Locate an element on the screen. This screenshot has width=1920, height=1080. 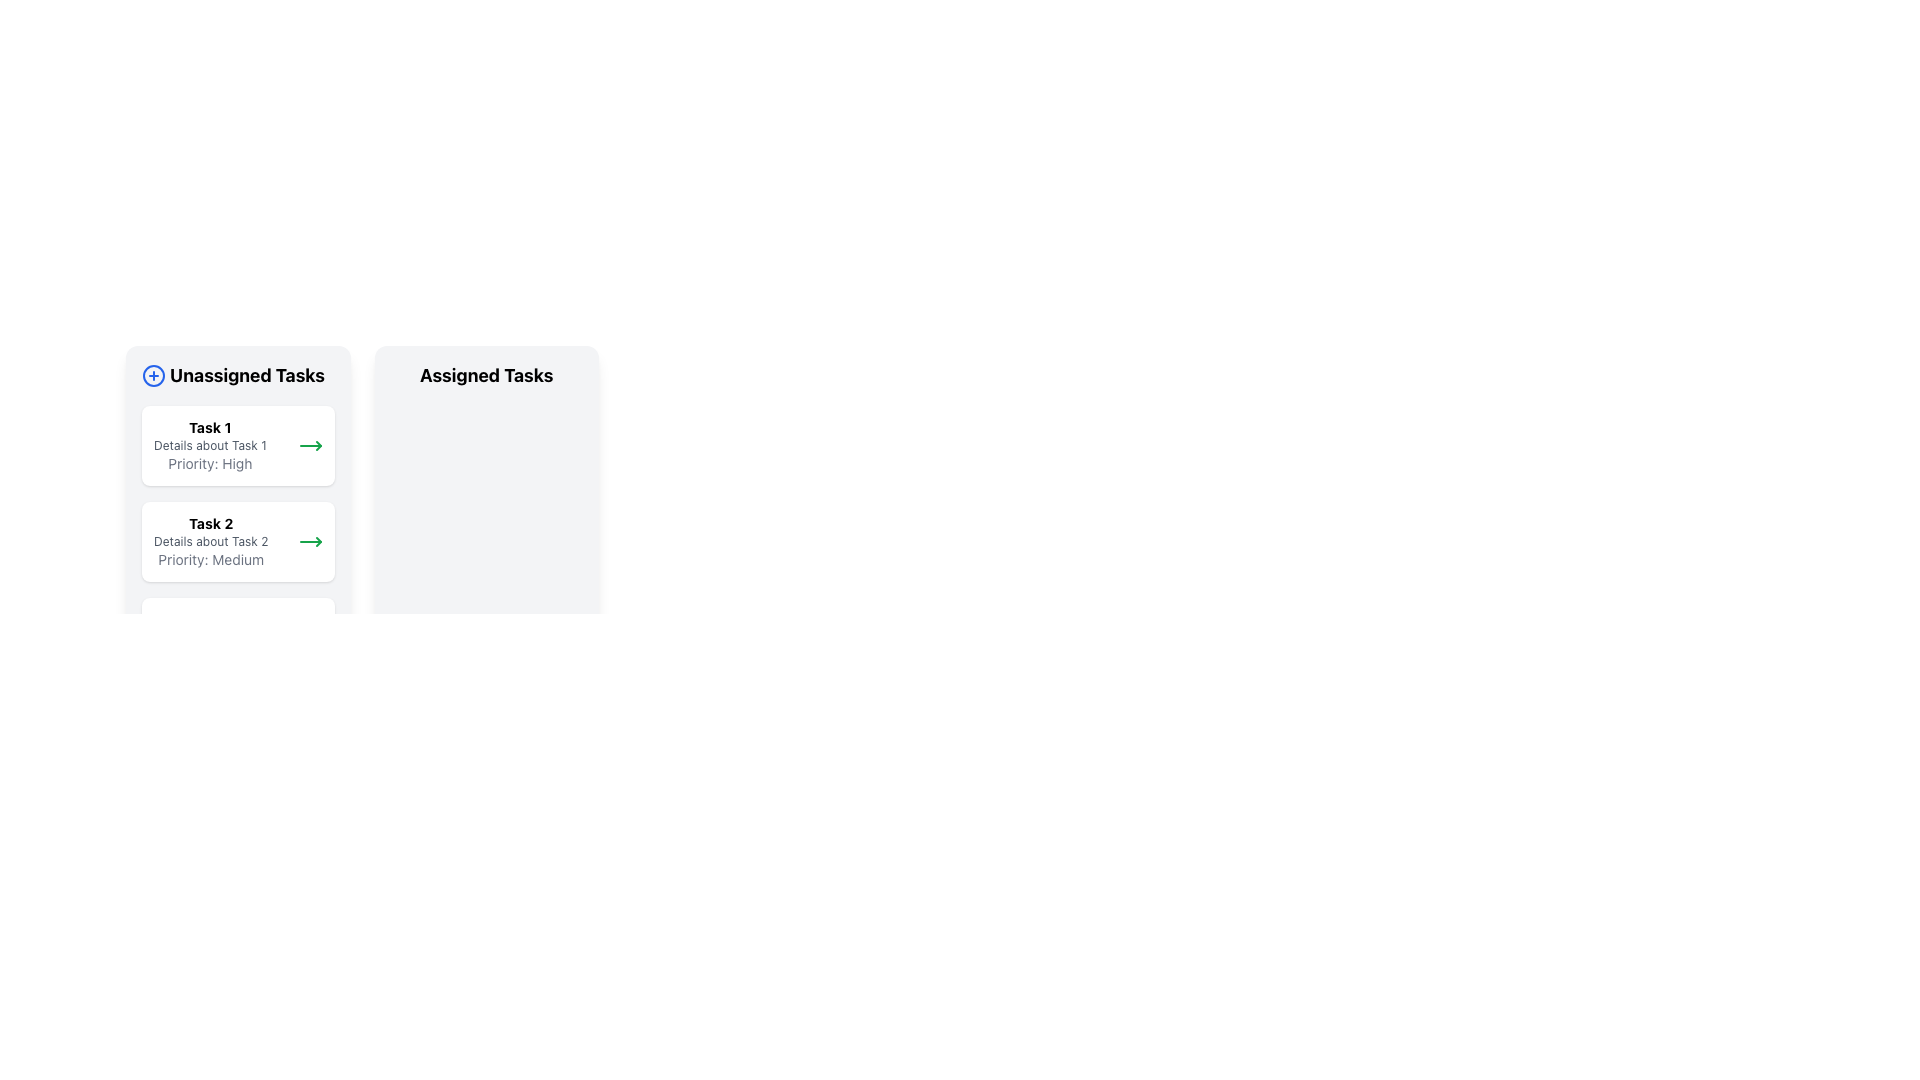
the text block displaying 'Details about Task 2', which is in small gray font and positioned below the title 'Task 2' in the 'Unassigned Tasks' section is located at coordinates (211, 542).